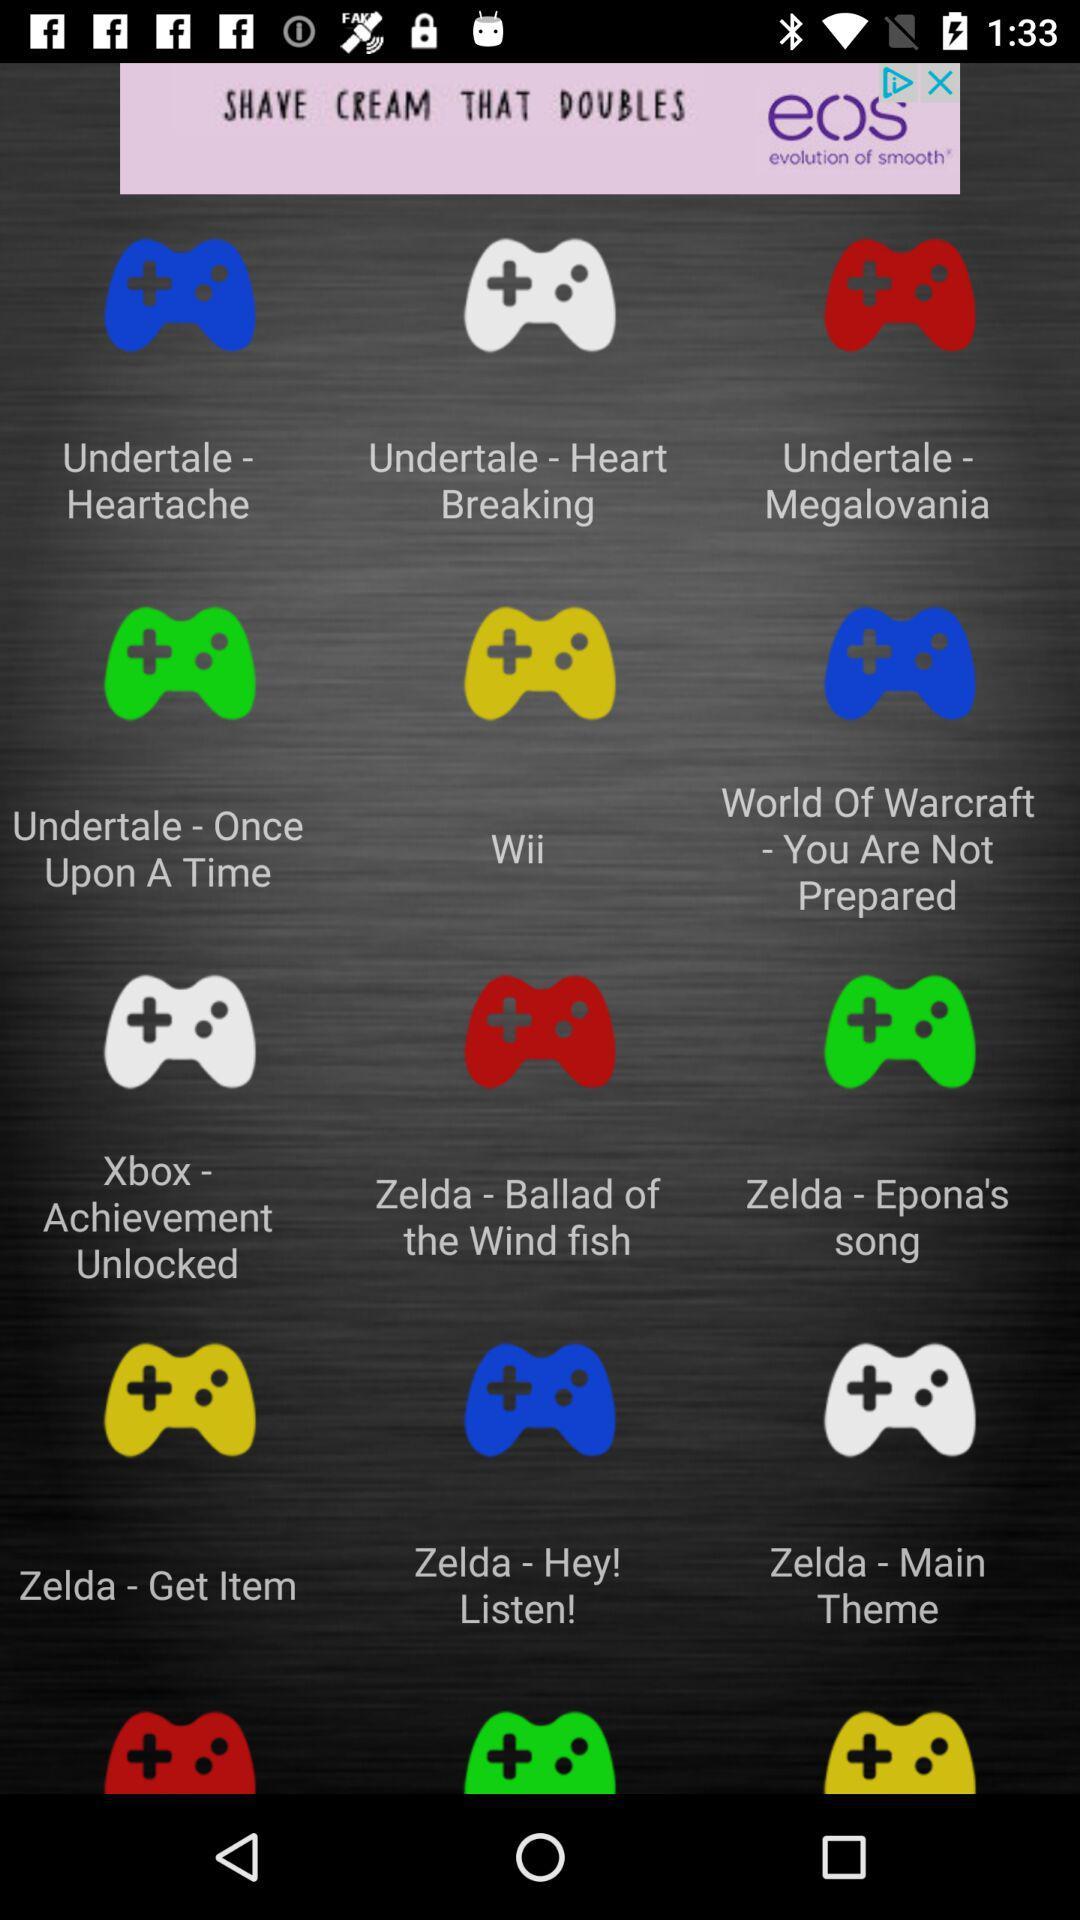 The image size is (1080, 1920). What do you see at coordinates (540, 1740) in the screenshot?
I see `open theme` at bounding box center [540, 1740].